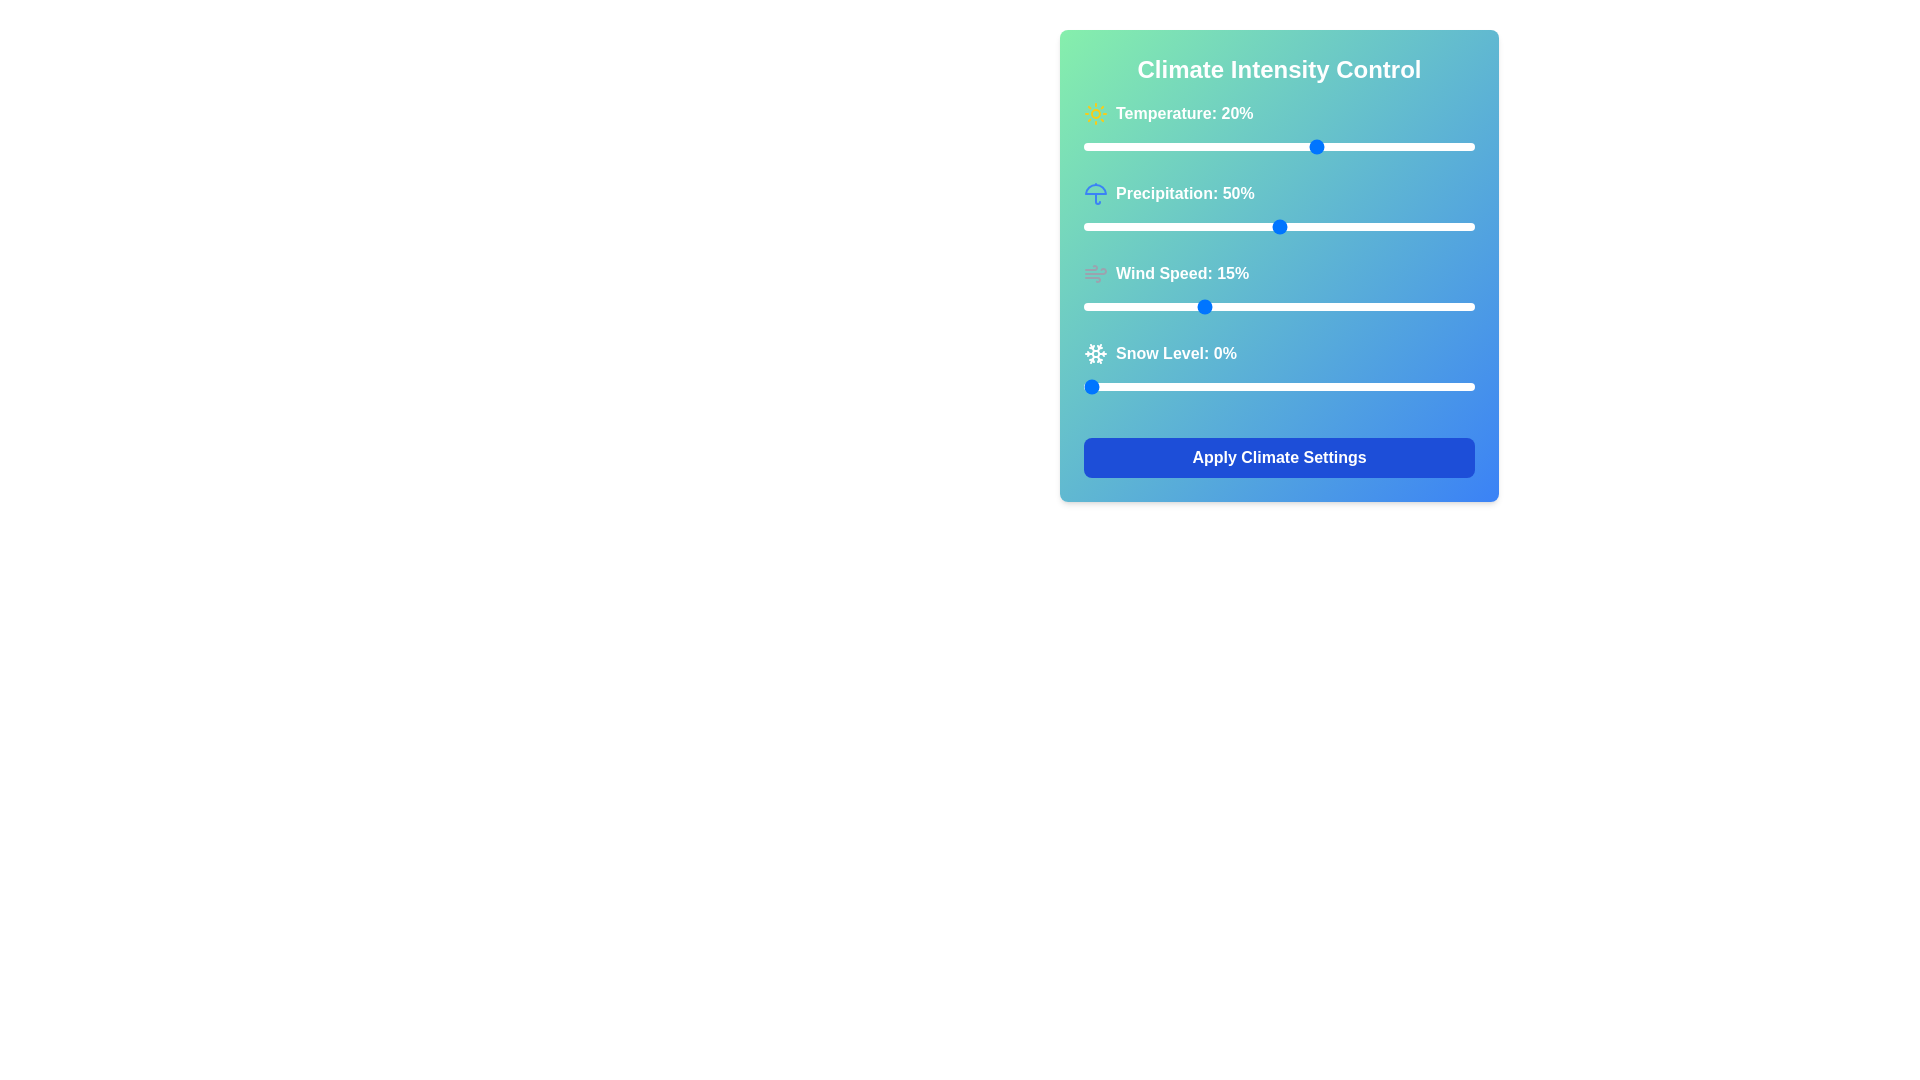 The height and width of the screenshot is (1080, 1920). What do you see at coordinates (1368, 386) in the screenshot?
I see `the snow level` at bounding box center [1368, 386].